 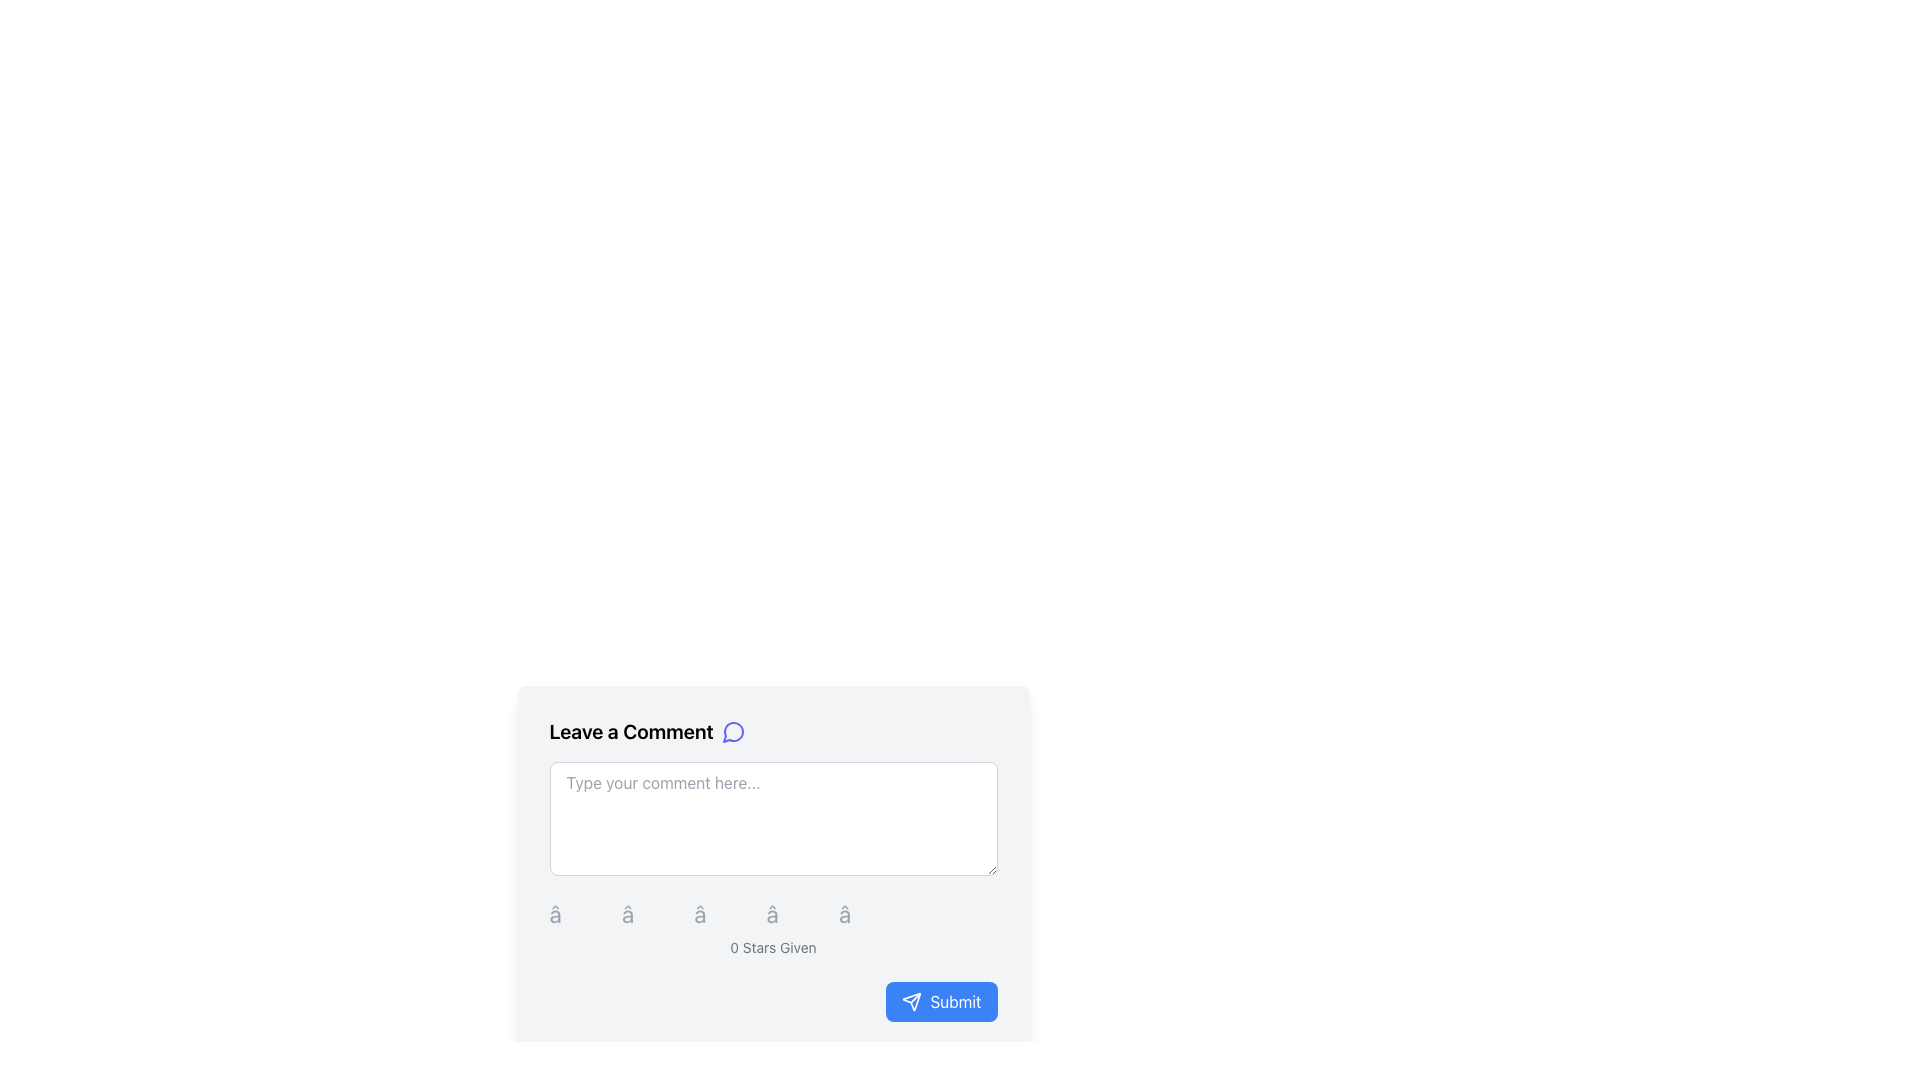 I want to click on the text label displaying '0 Stars Given', which is styled in gray and located below the star icons and above the 'Submit' button in the feedback card titled 'Leave a Comment', so click(x=772, y=947).